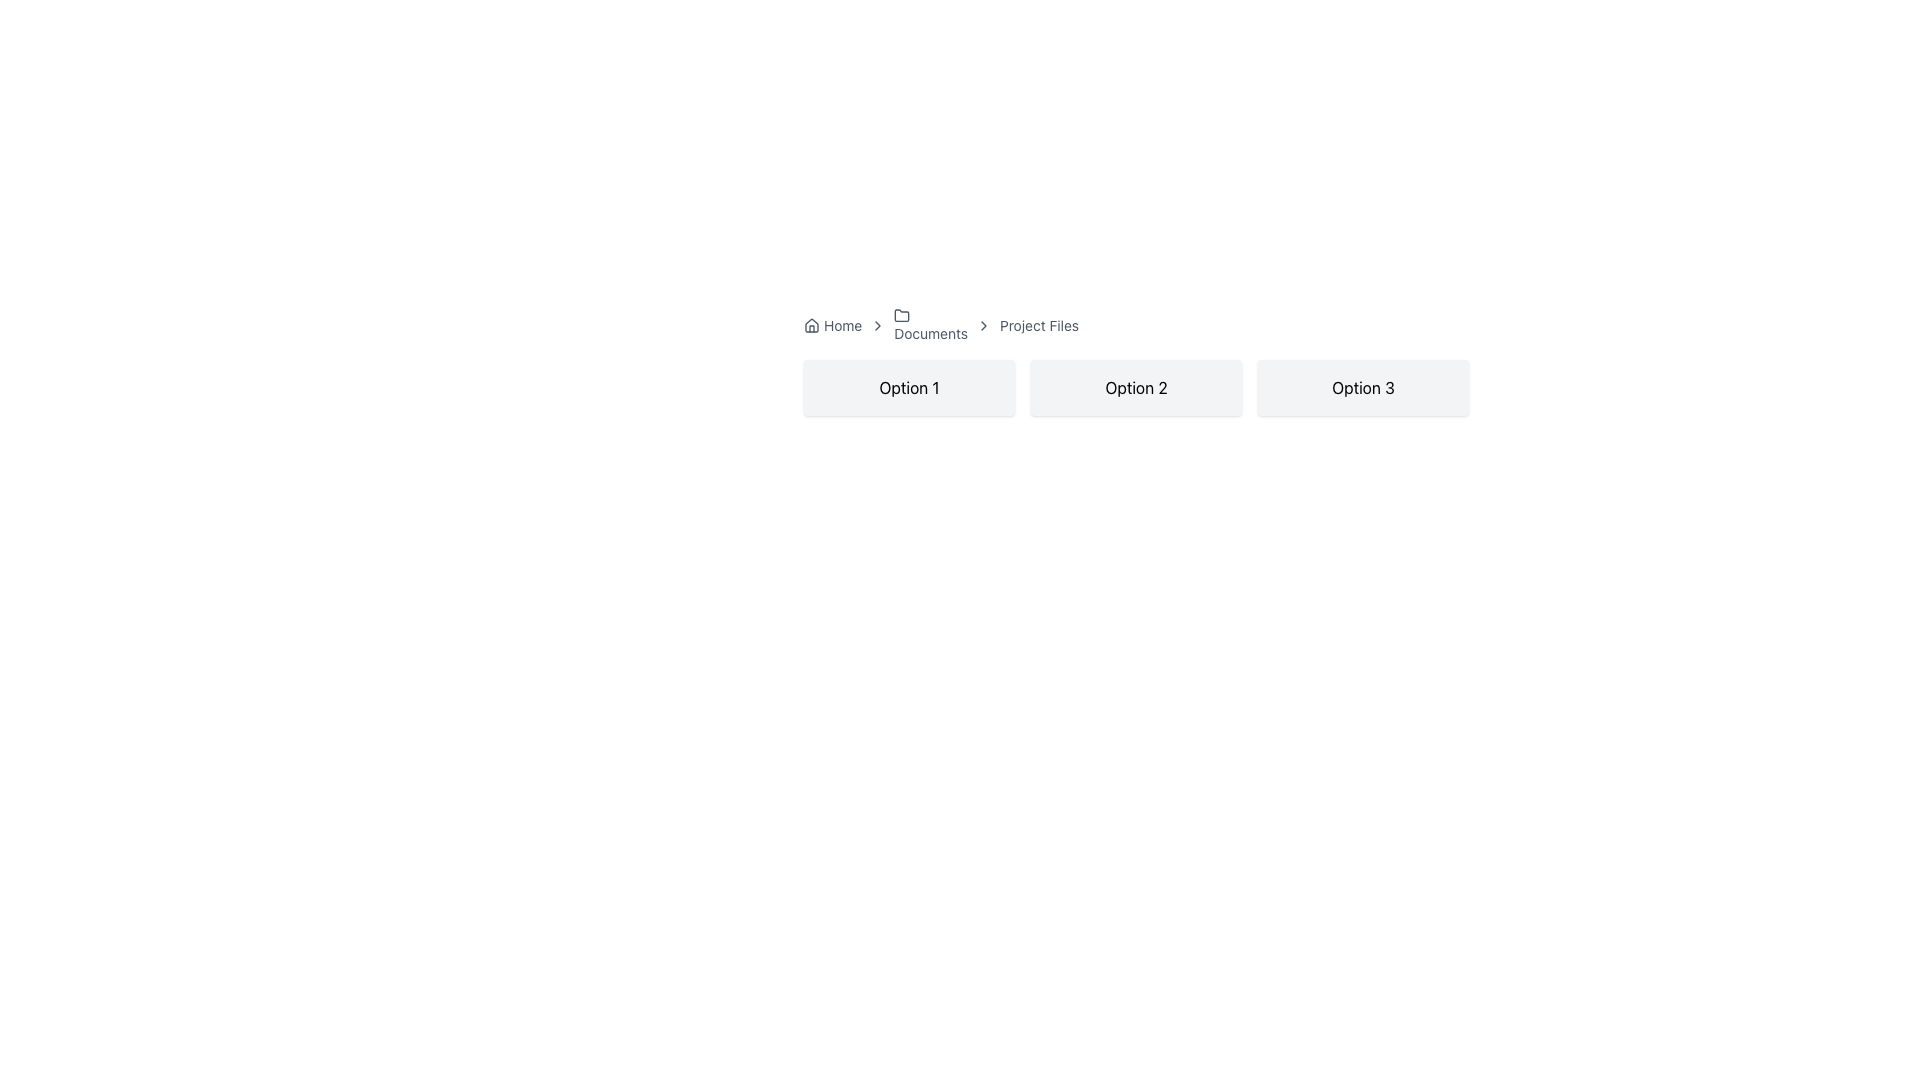 The image size is (1920, 1080). I want to click on the house icon located on the far left of the breadcrumb navigation bar, which precedes the text 'Home', so click(811, 325).